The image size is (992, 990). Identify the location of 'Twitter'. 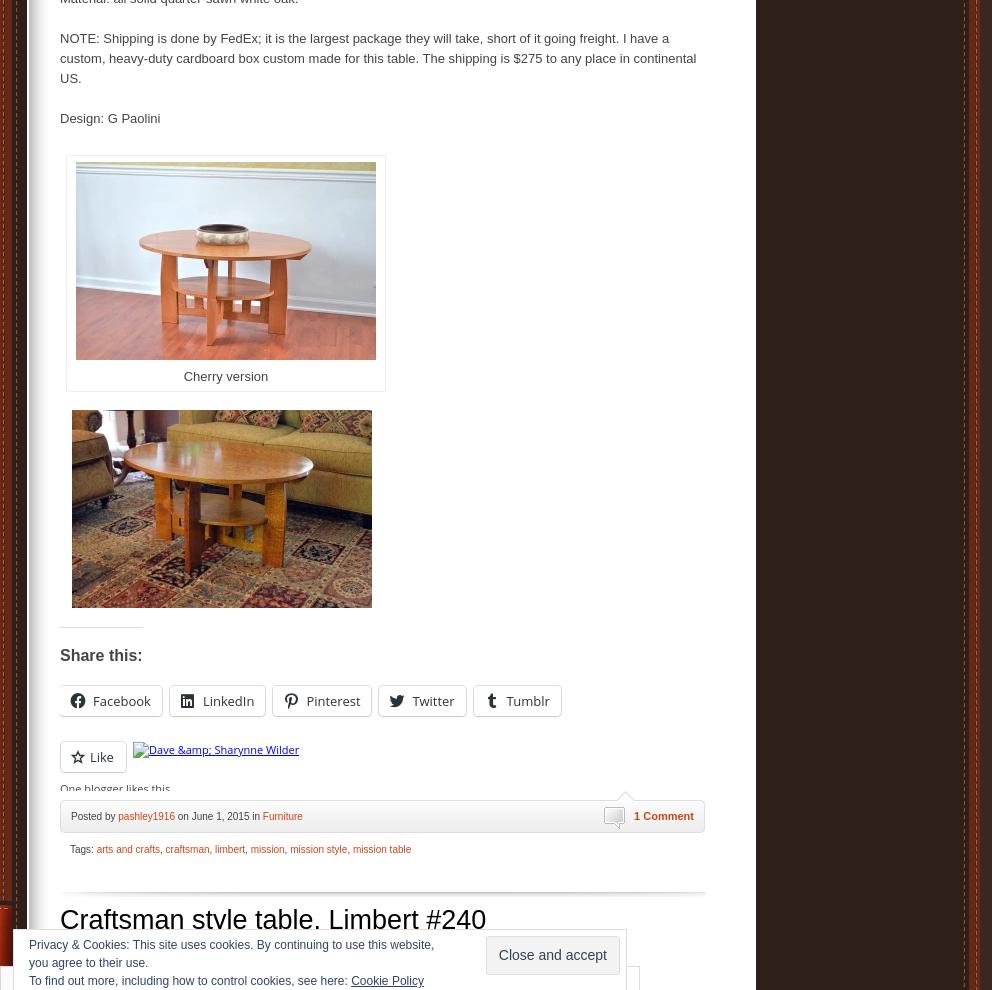
(432, 699).